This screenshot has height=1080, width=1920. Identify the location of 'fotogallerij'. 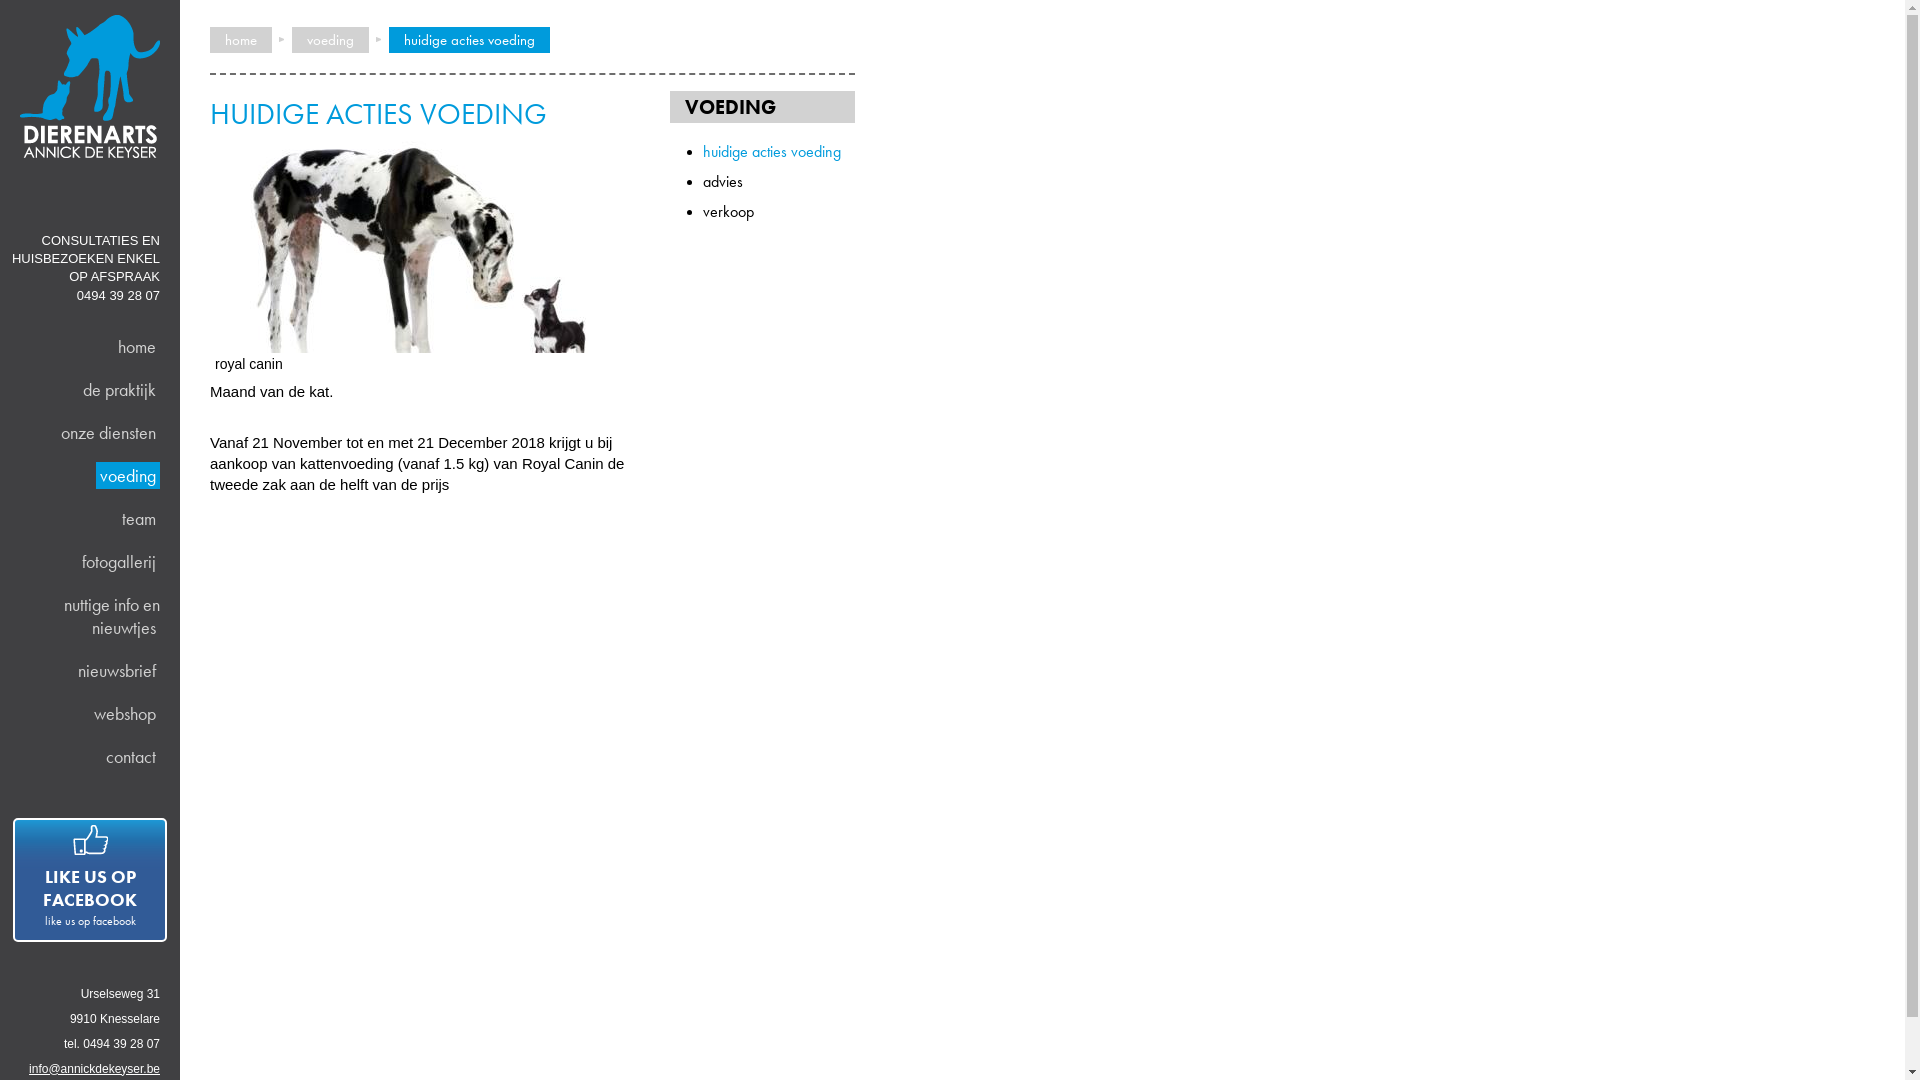
(118, 561).